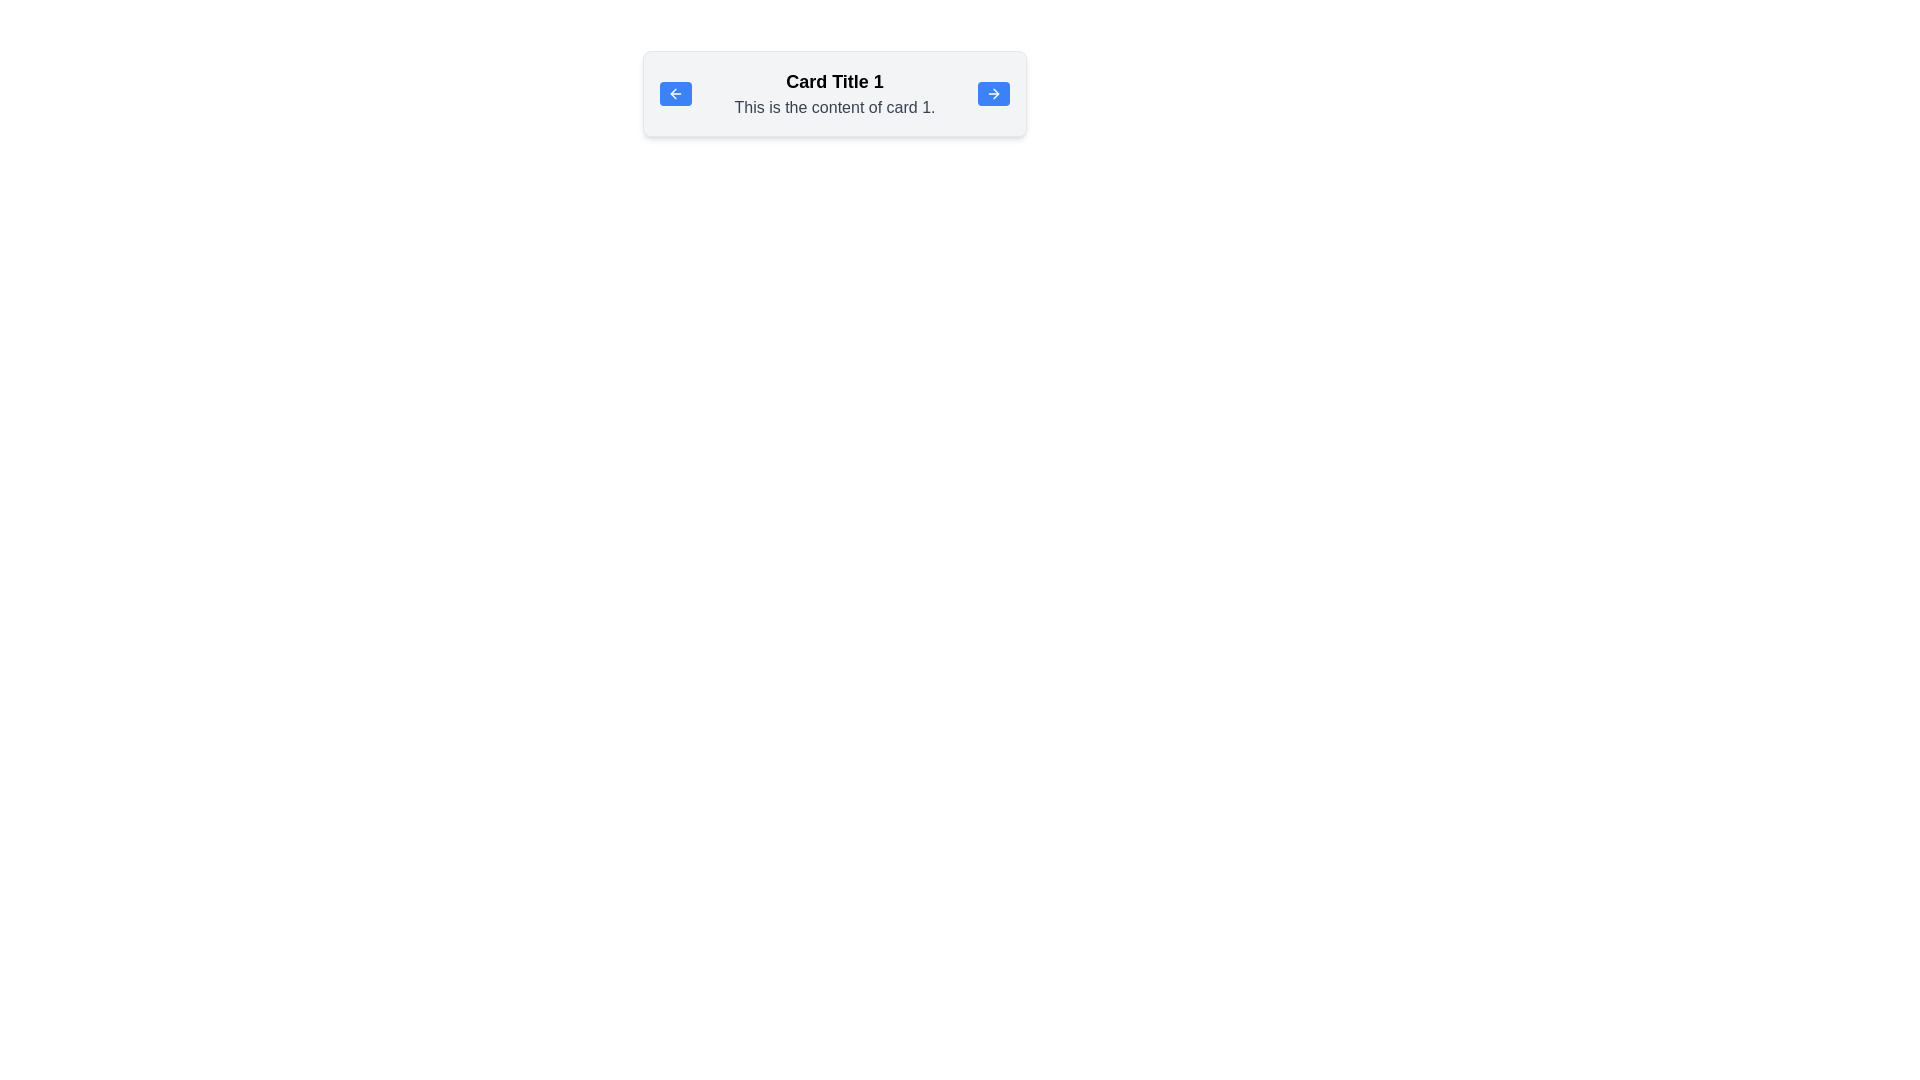  I want to click on the arrowhead graphic icon located within the small button on the right-hand side of the card, so click(996, 93).